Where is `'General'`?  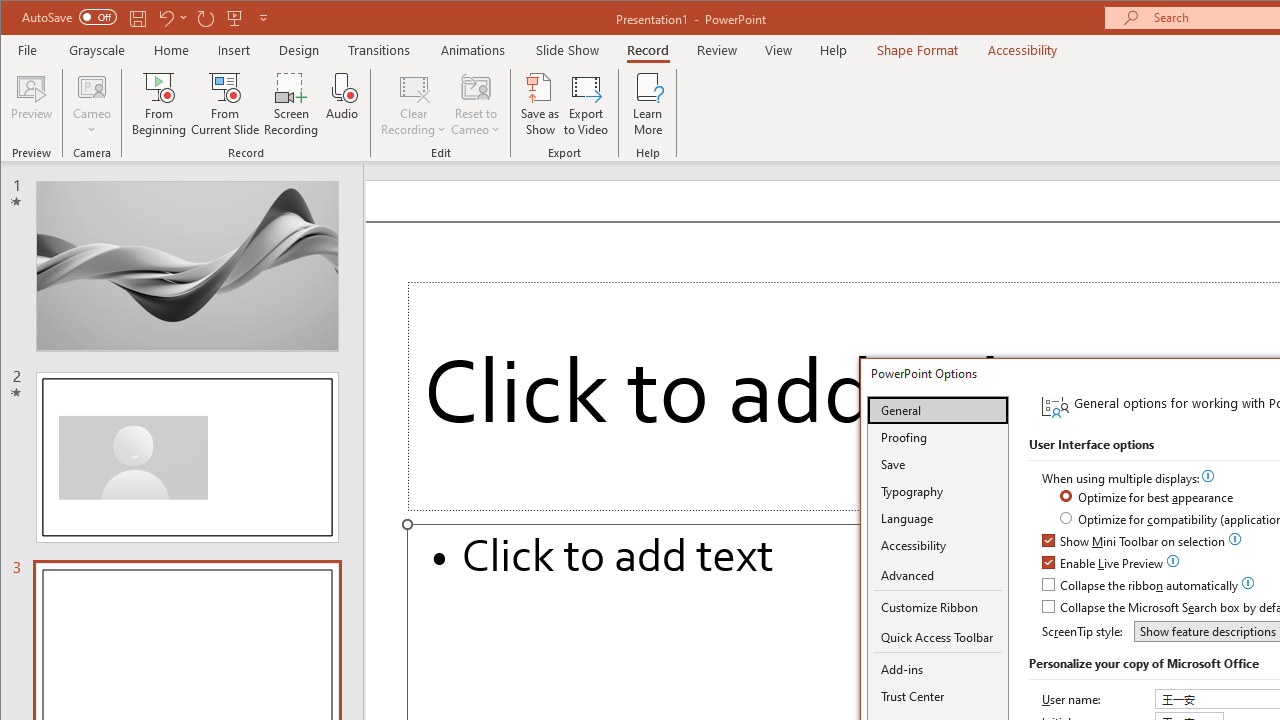 'General' is located at coordinates (937, 409).